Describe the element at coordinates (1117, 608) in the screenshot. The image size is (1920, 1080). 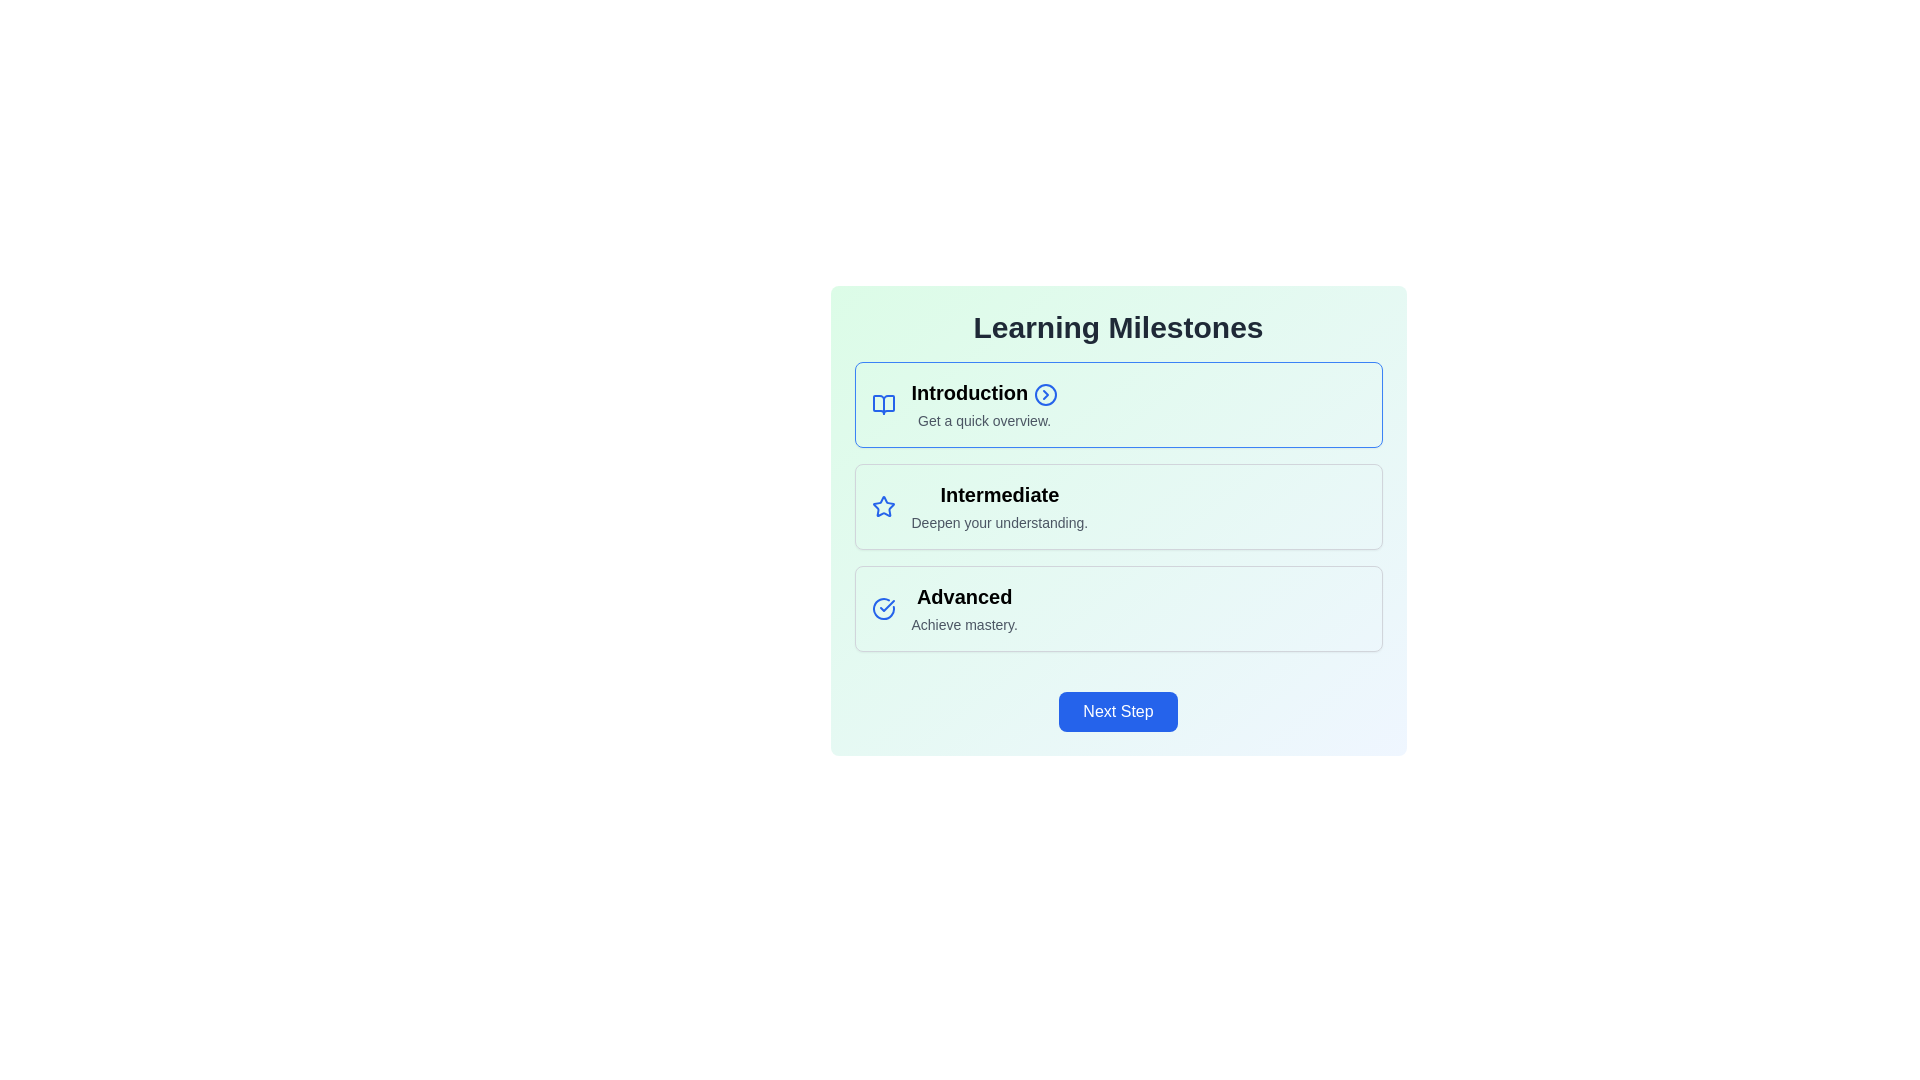
I see `the 'Advanced' card, which is the third card in a vertical stack of three, positioned below 'Intermediate' and above the 'Next Step' button` at that location.